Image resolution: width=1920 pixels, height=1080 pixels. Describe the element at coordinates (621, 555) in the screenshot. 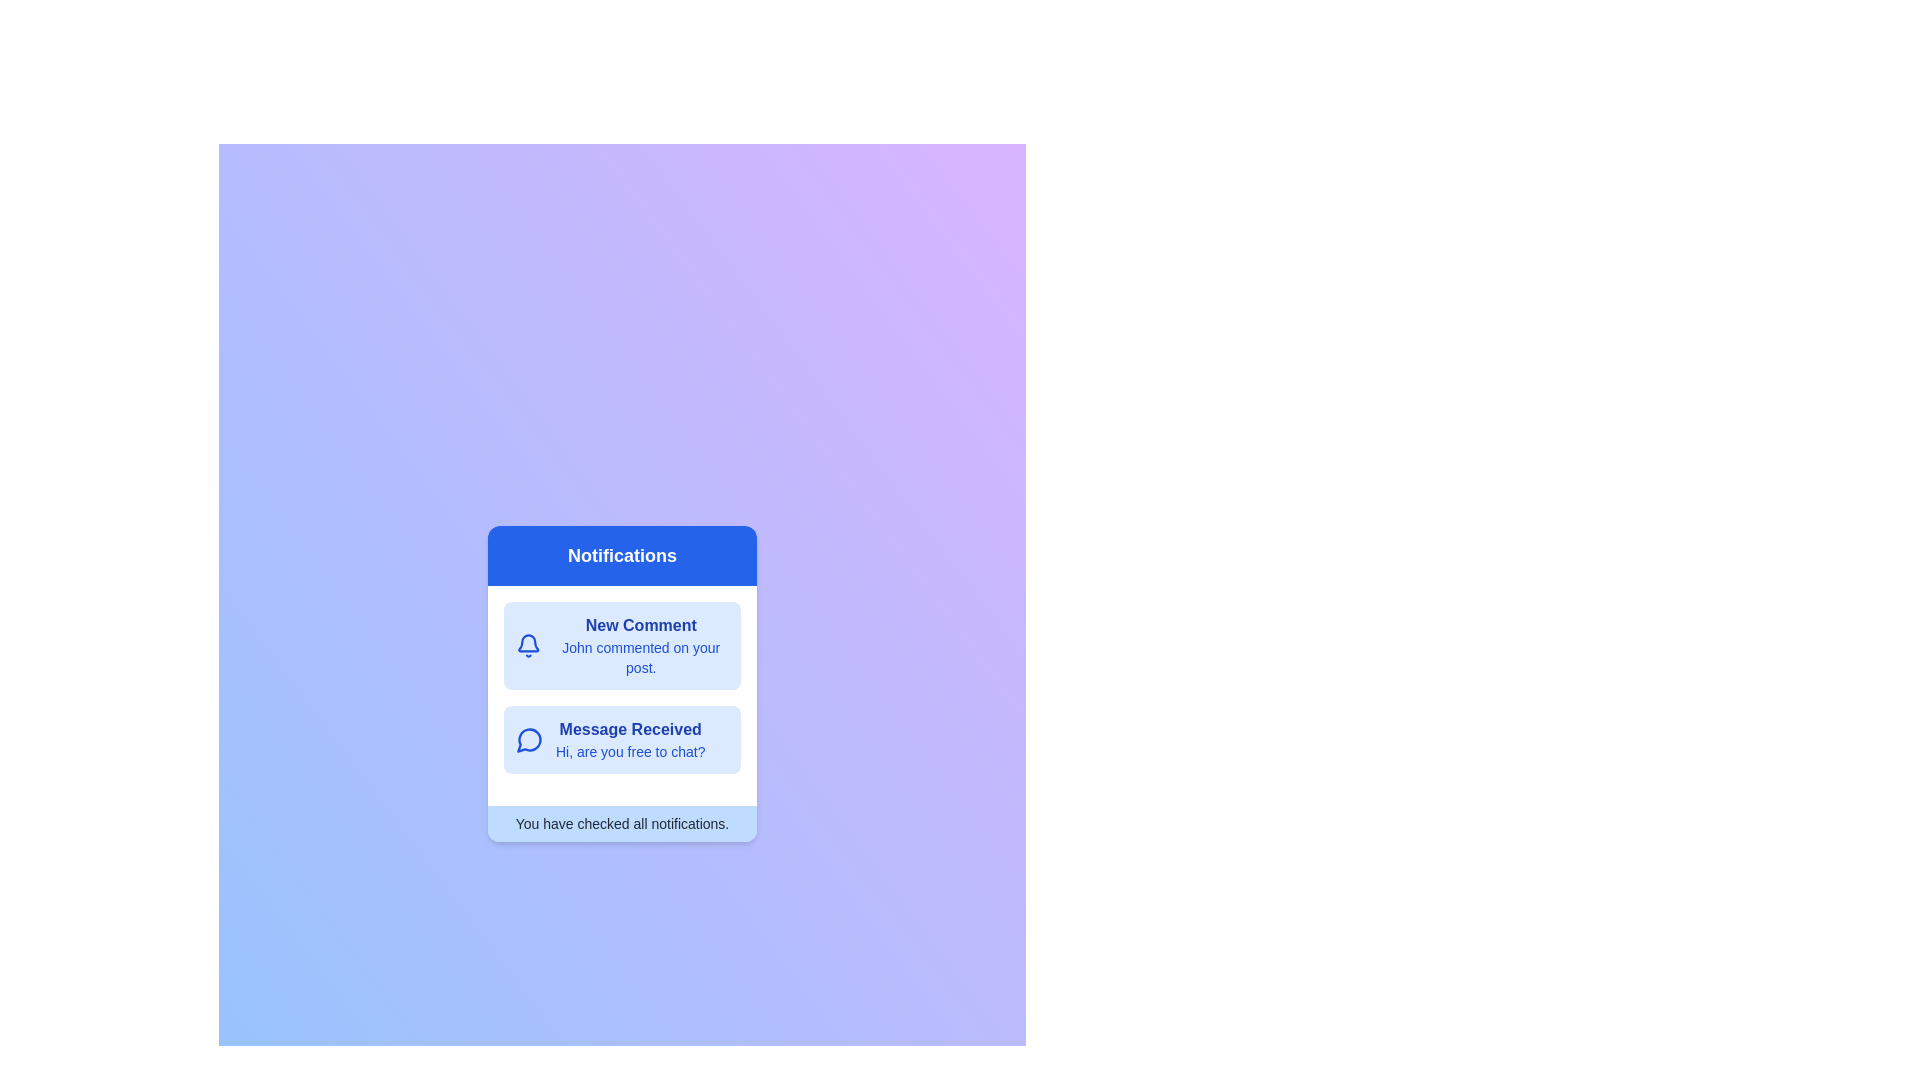

I see `the Notifications header to focus or highlight the title` at that location.